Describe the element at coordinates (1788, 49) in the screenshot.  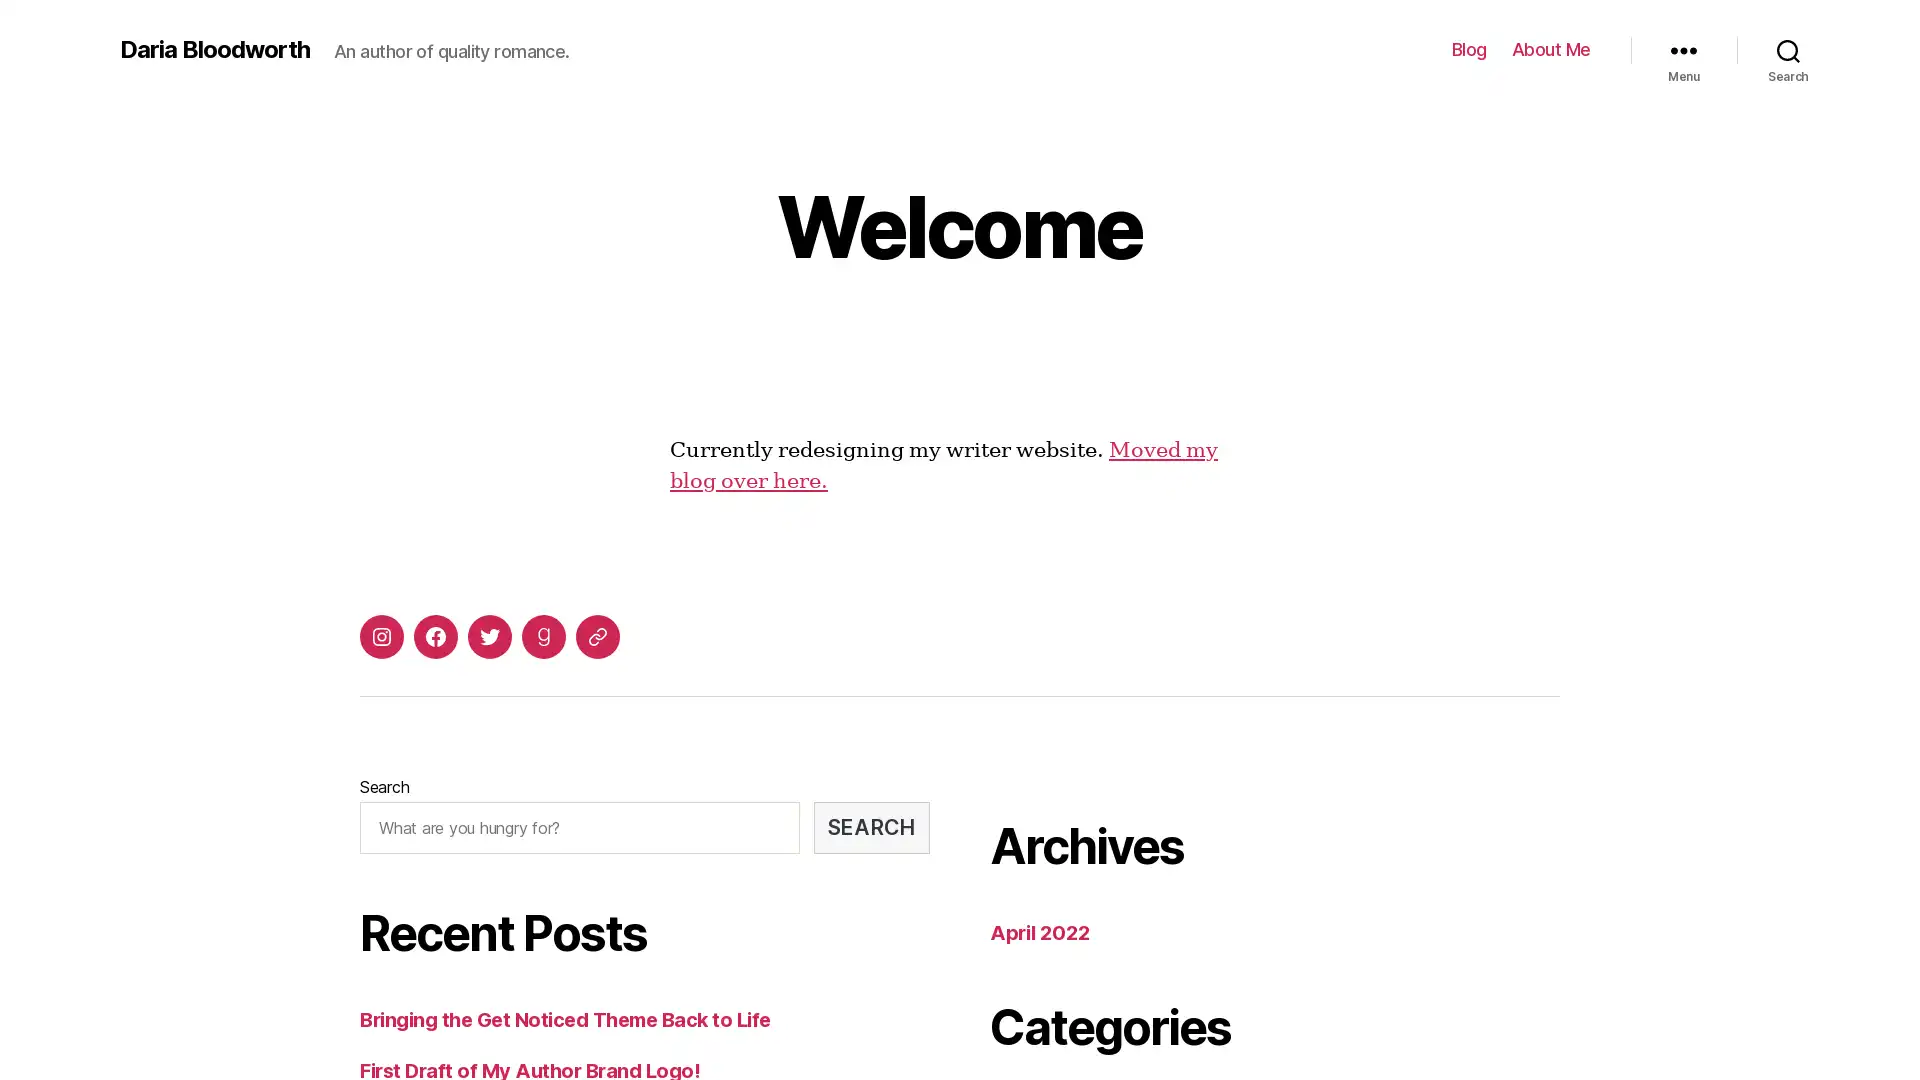
I see `Search` at that location.